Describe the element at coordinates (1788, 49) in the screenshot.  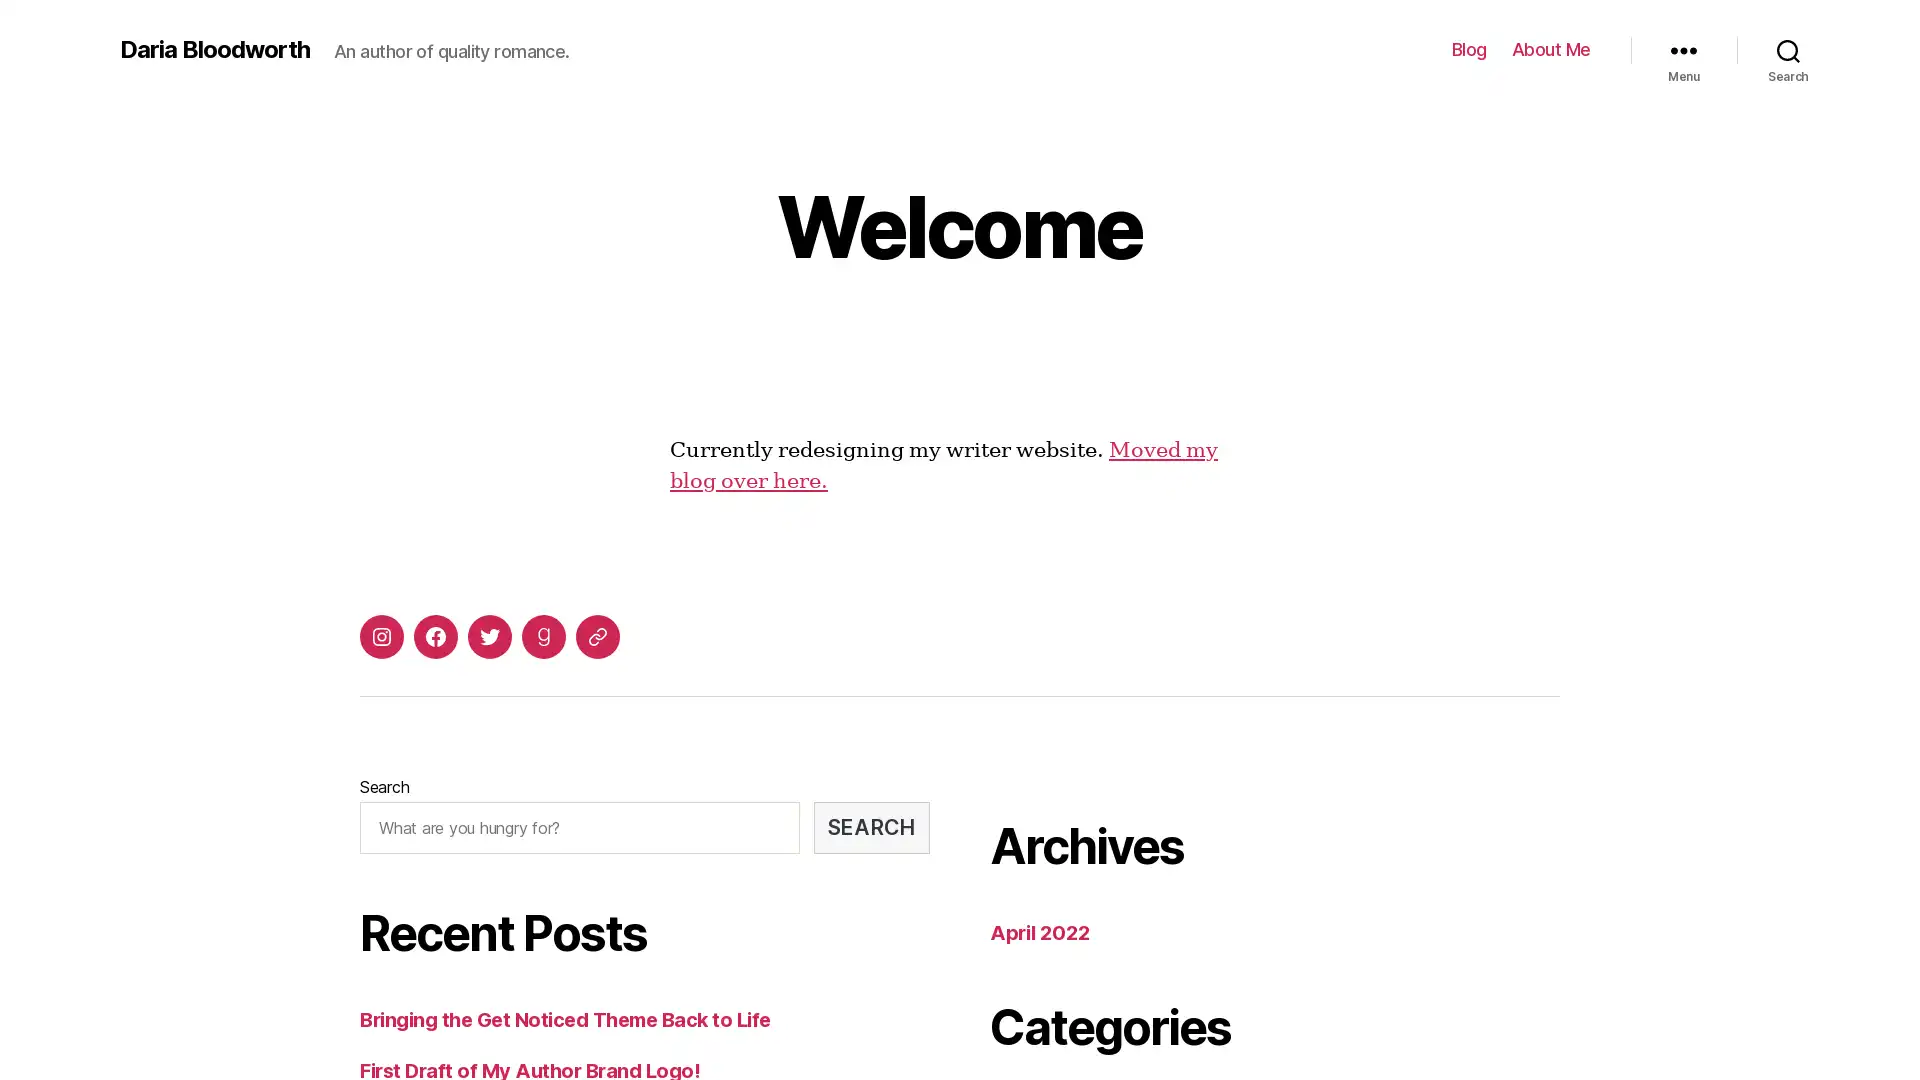
I see `Search` at that location.